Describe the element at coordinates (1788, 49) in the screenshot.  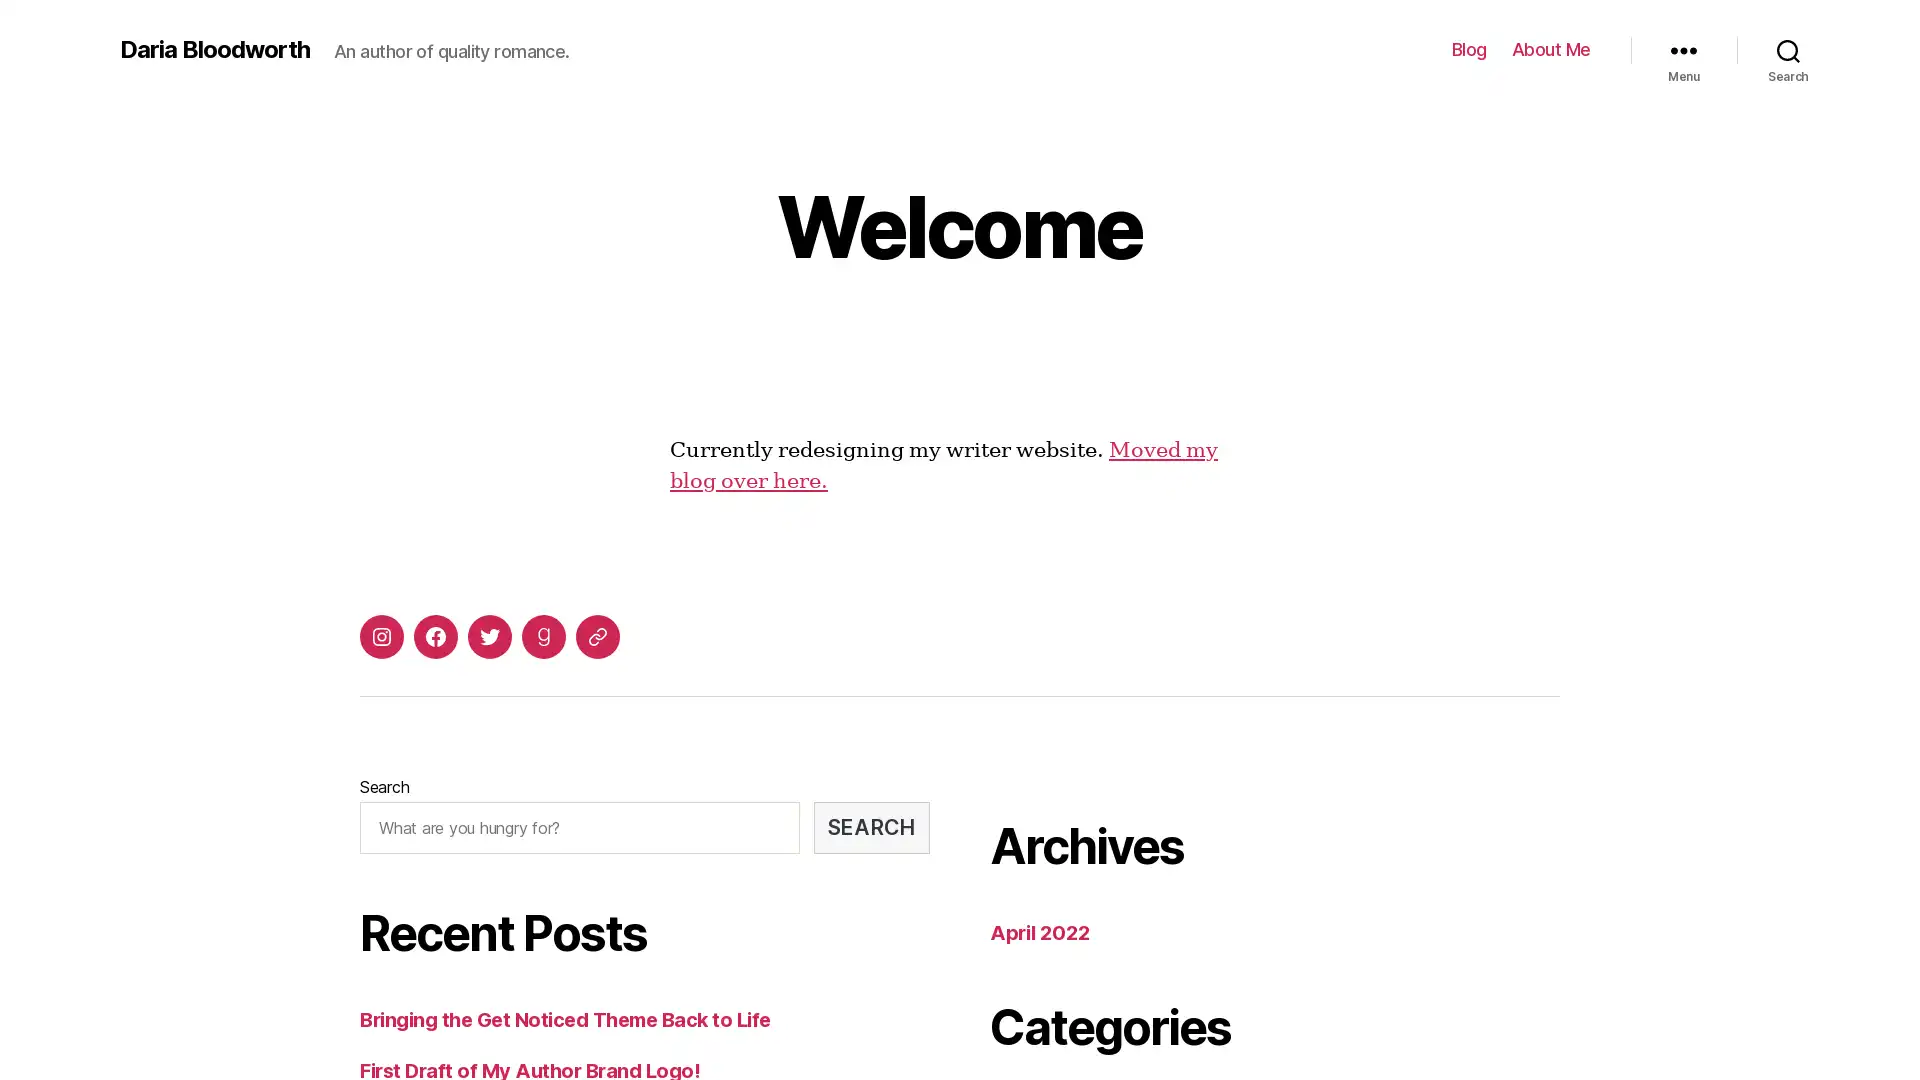
I see `Search` at that location.